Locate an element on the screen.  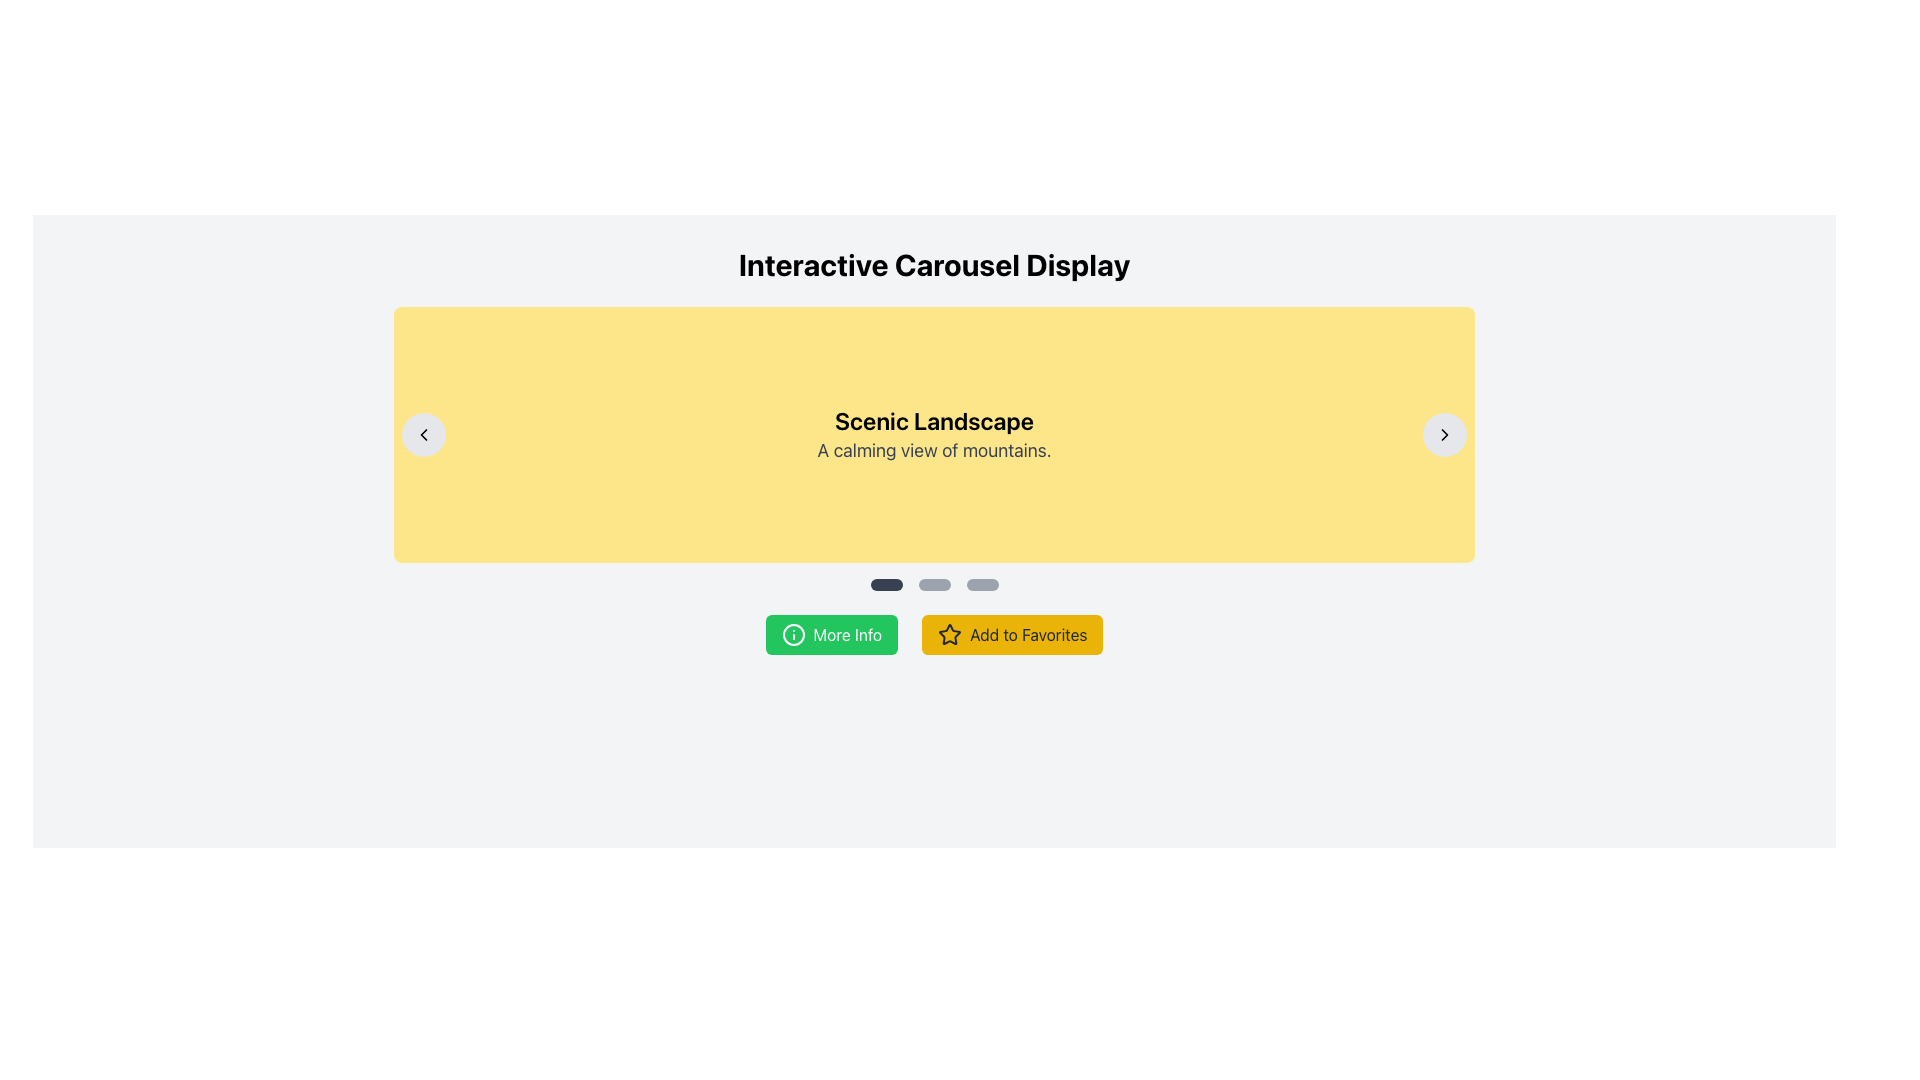
the left navigation arrow icon in the carousel component is located at coordinates (422, 434).